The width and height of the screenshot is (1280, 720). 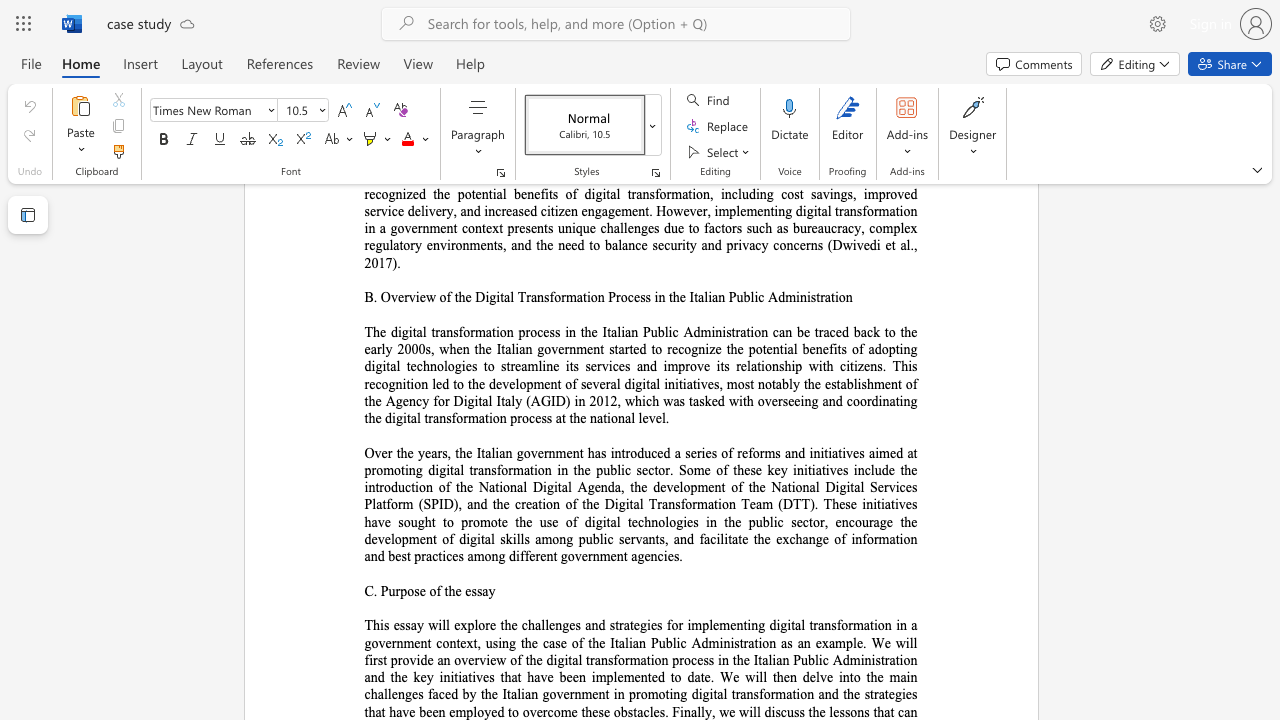 What do you see at coordinates (850, 624) in the screenshot?
I see `the 5th character "r" in the text` at bounding box center [850, 624].